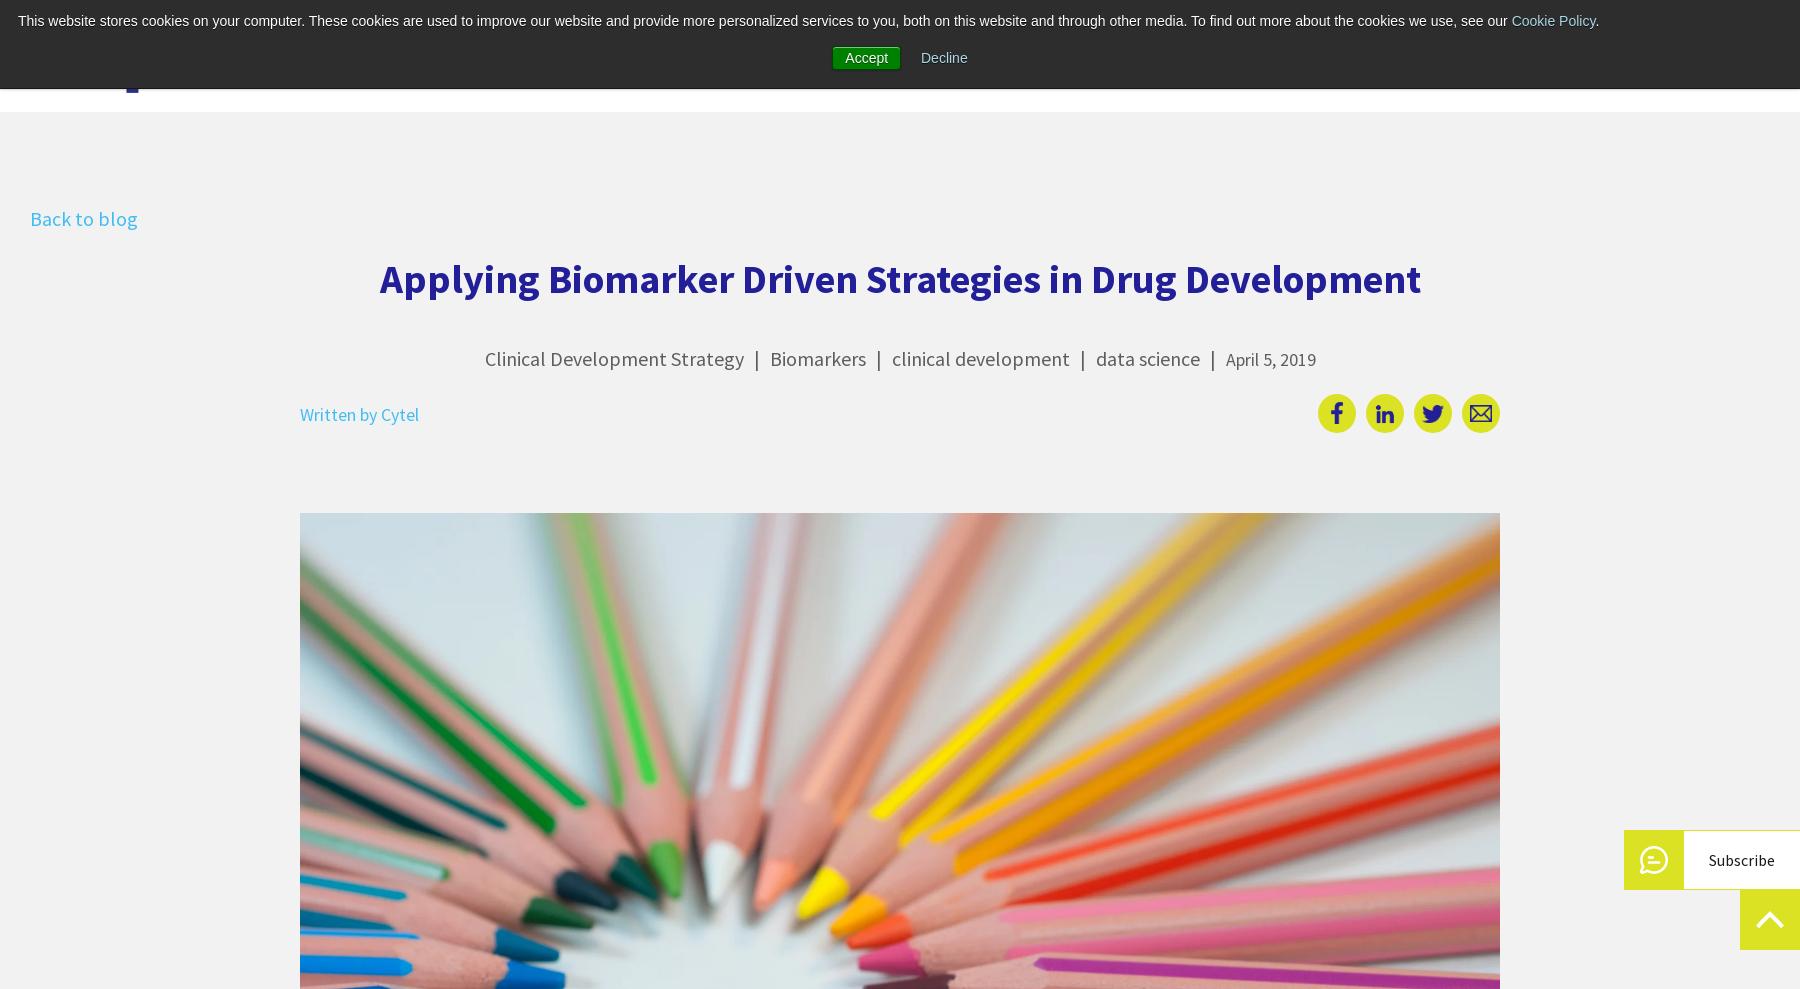 This screenshot has height=989, width=1800. I want to click on 'Accept', so click(866, 57).